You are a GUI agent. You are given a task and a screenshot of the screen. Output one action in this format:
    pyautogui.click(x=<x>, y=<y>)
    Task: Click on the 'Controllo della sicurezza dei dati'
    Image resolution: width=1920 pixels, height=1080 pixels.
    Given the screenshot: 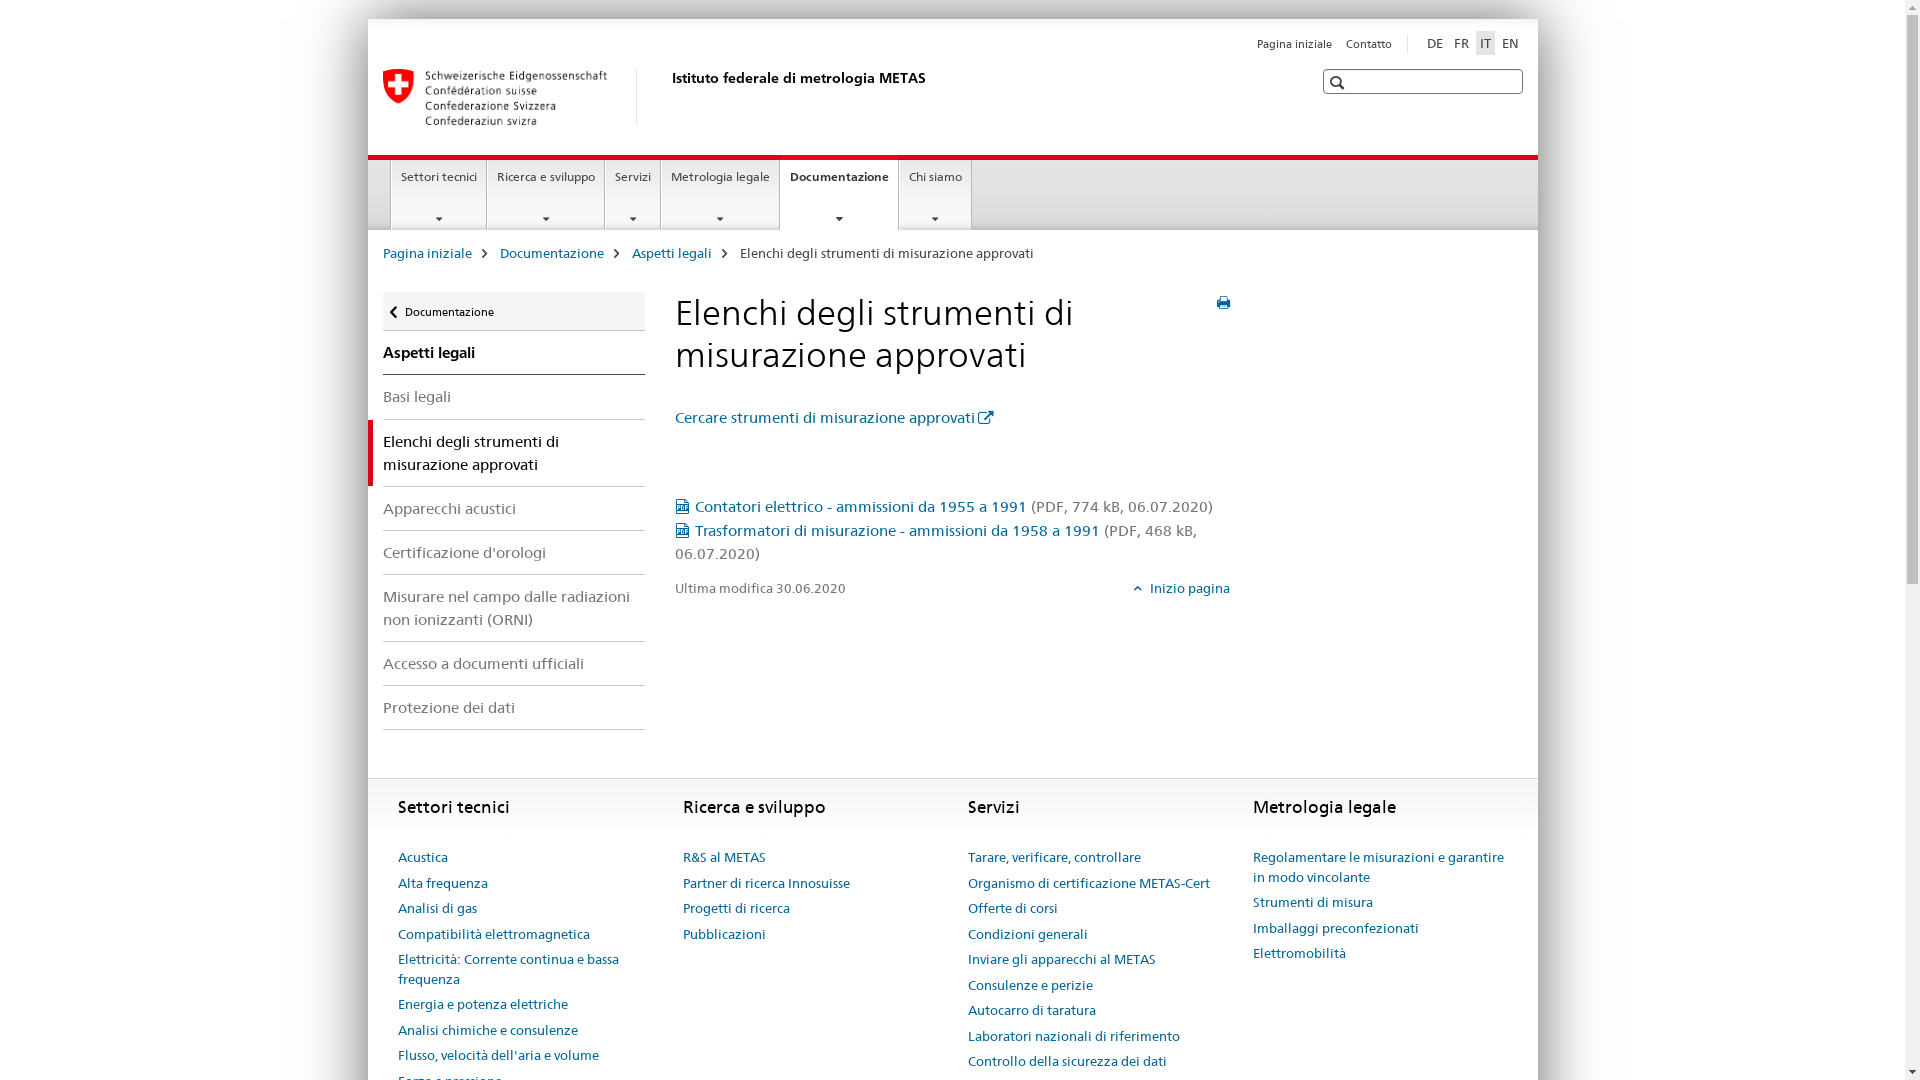 What is the action you would take?
    pyautogui.click(x=1066, y=1060)
    